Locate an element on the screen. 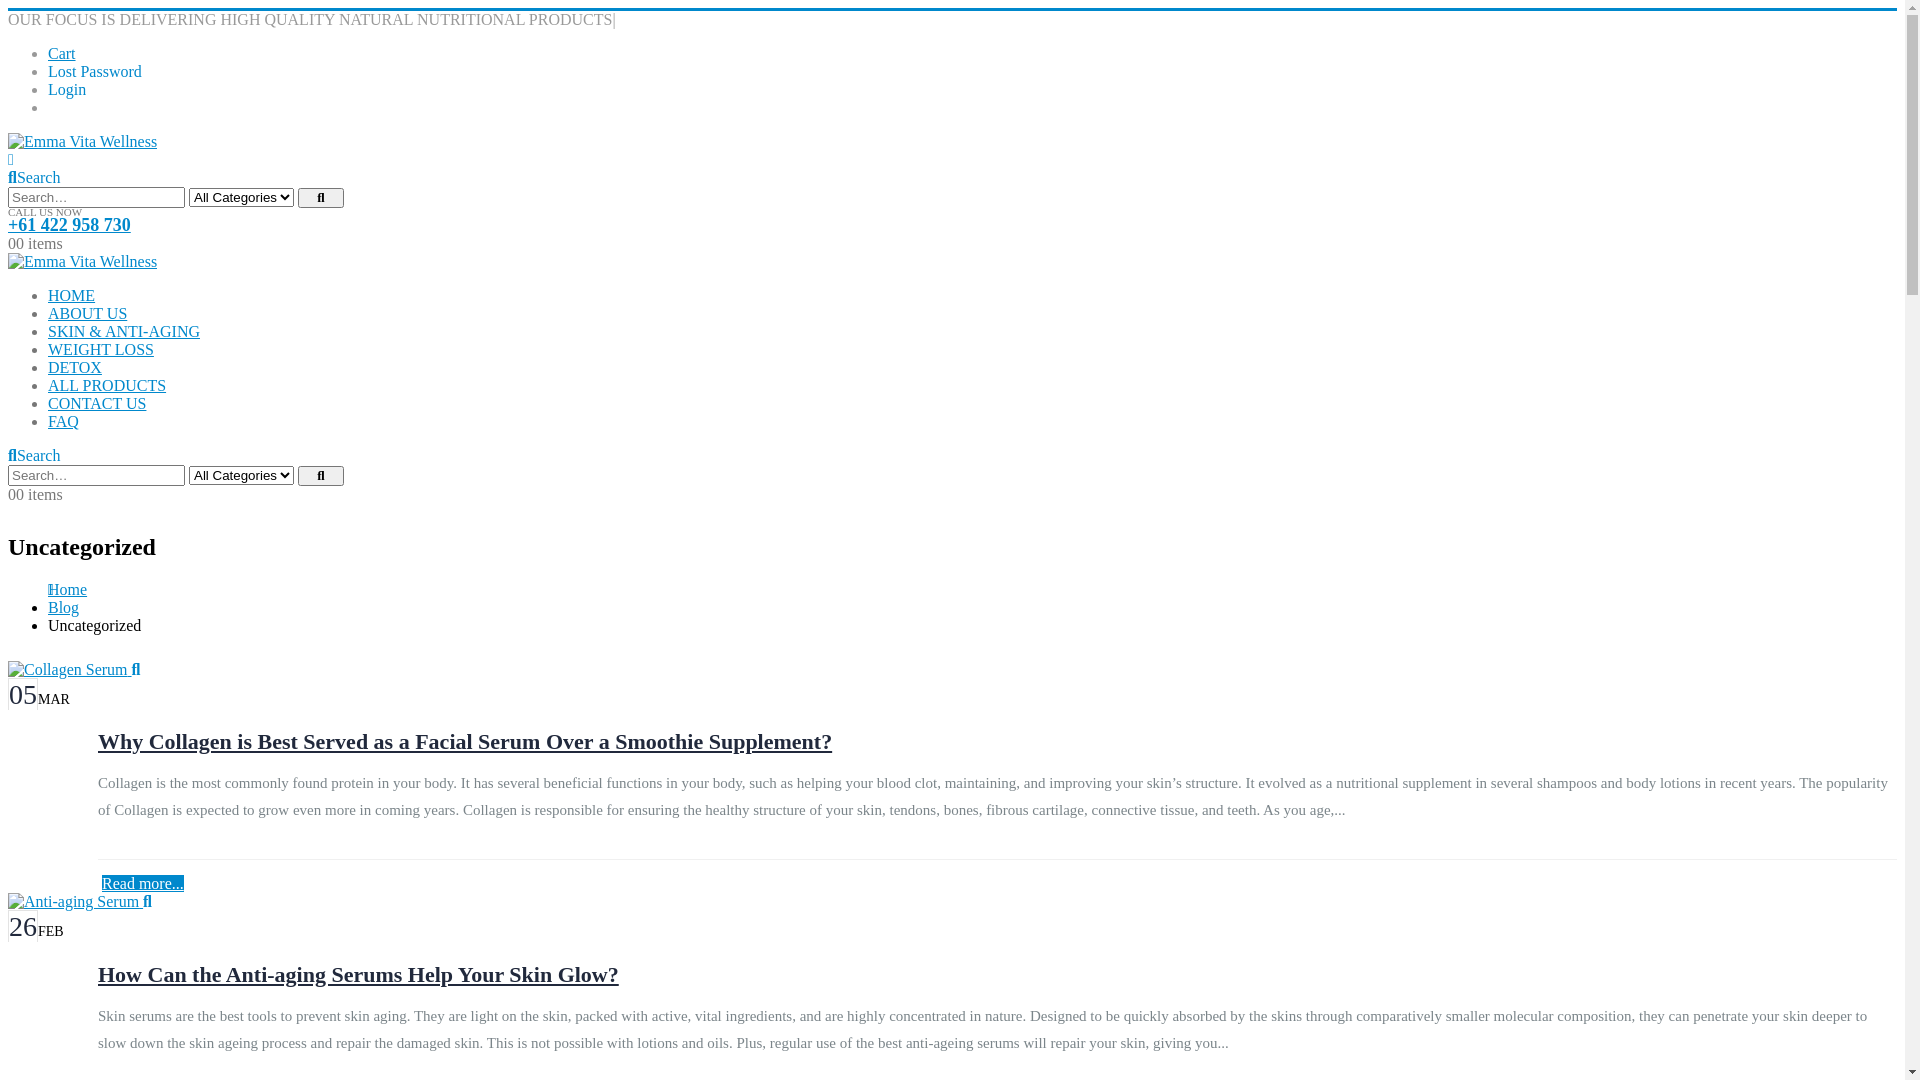  'Cart' is located at coordinates (48, 52).